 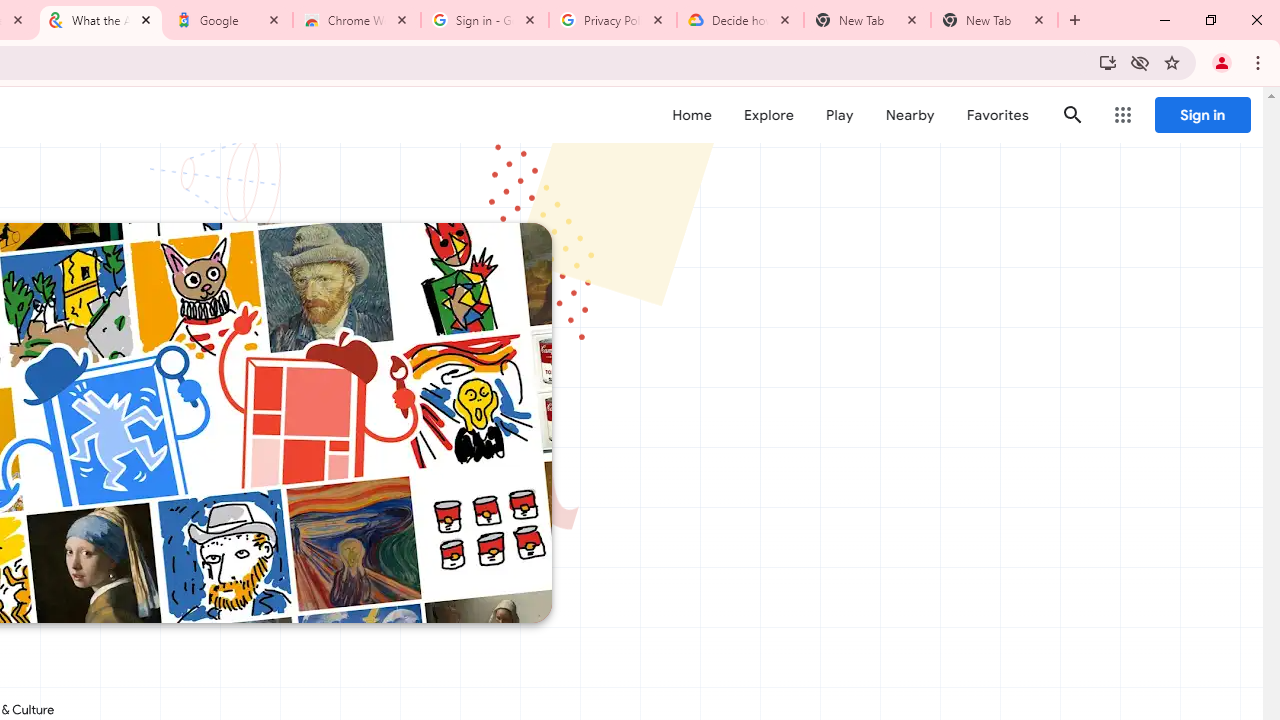 What do you see at coordinates (229, 20) in the screenshot?
I see `'Google'` at bounding box center [229, 20].